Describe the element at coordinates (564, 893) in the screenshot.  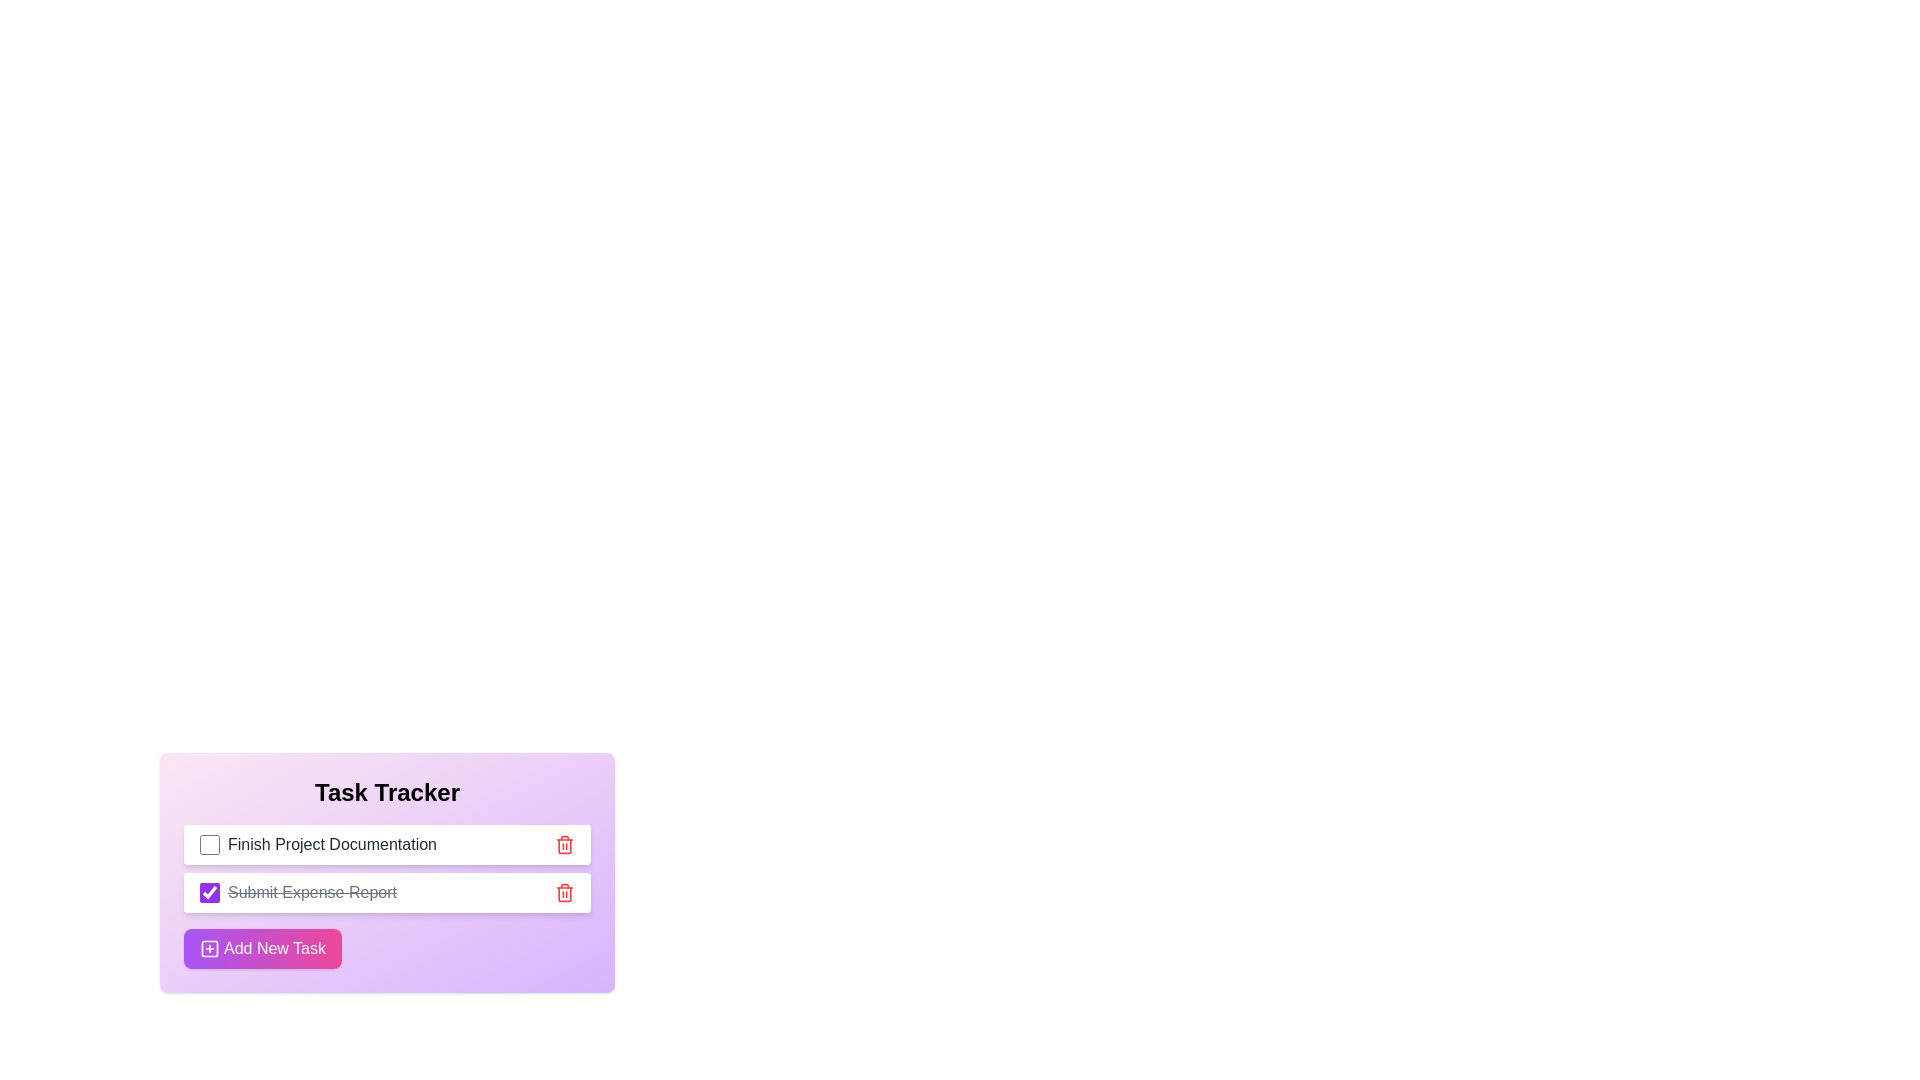
I see `the trash can icon component located in the delete button area for the second task row of the task management interface` at that location.